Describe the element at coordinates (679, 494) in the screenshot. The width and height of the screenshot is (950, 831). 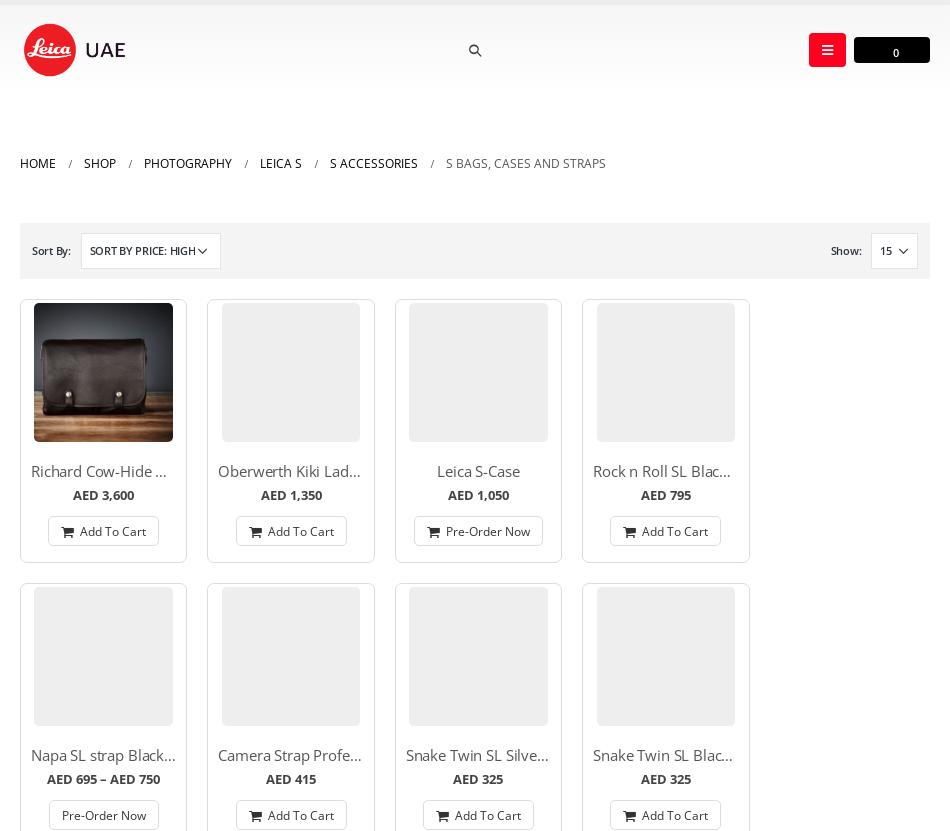
I see `'795'` at that location.